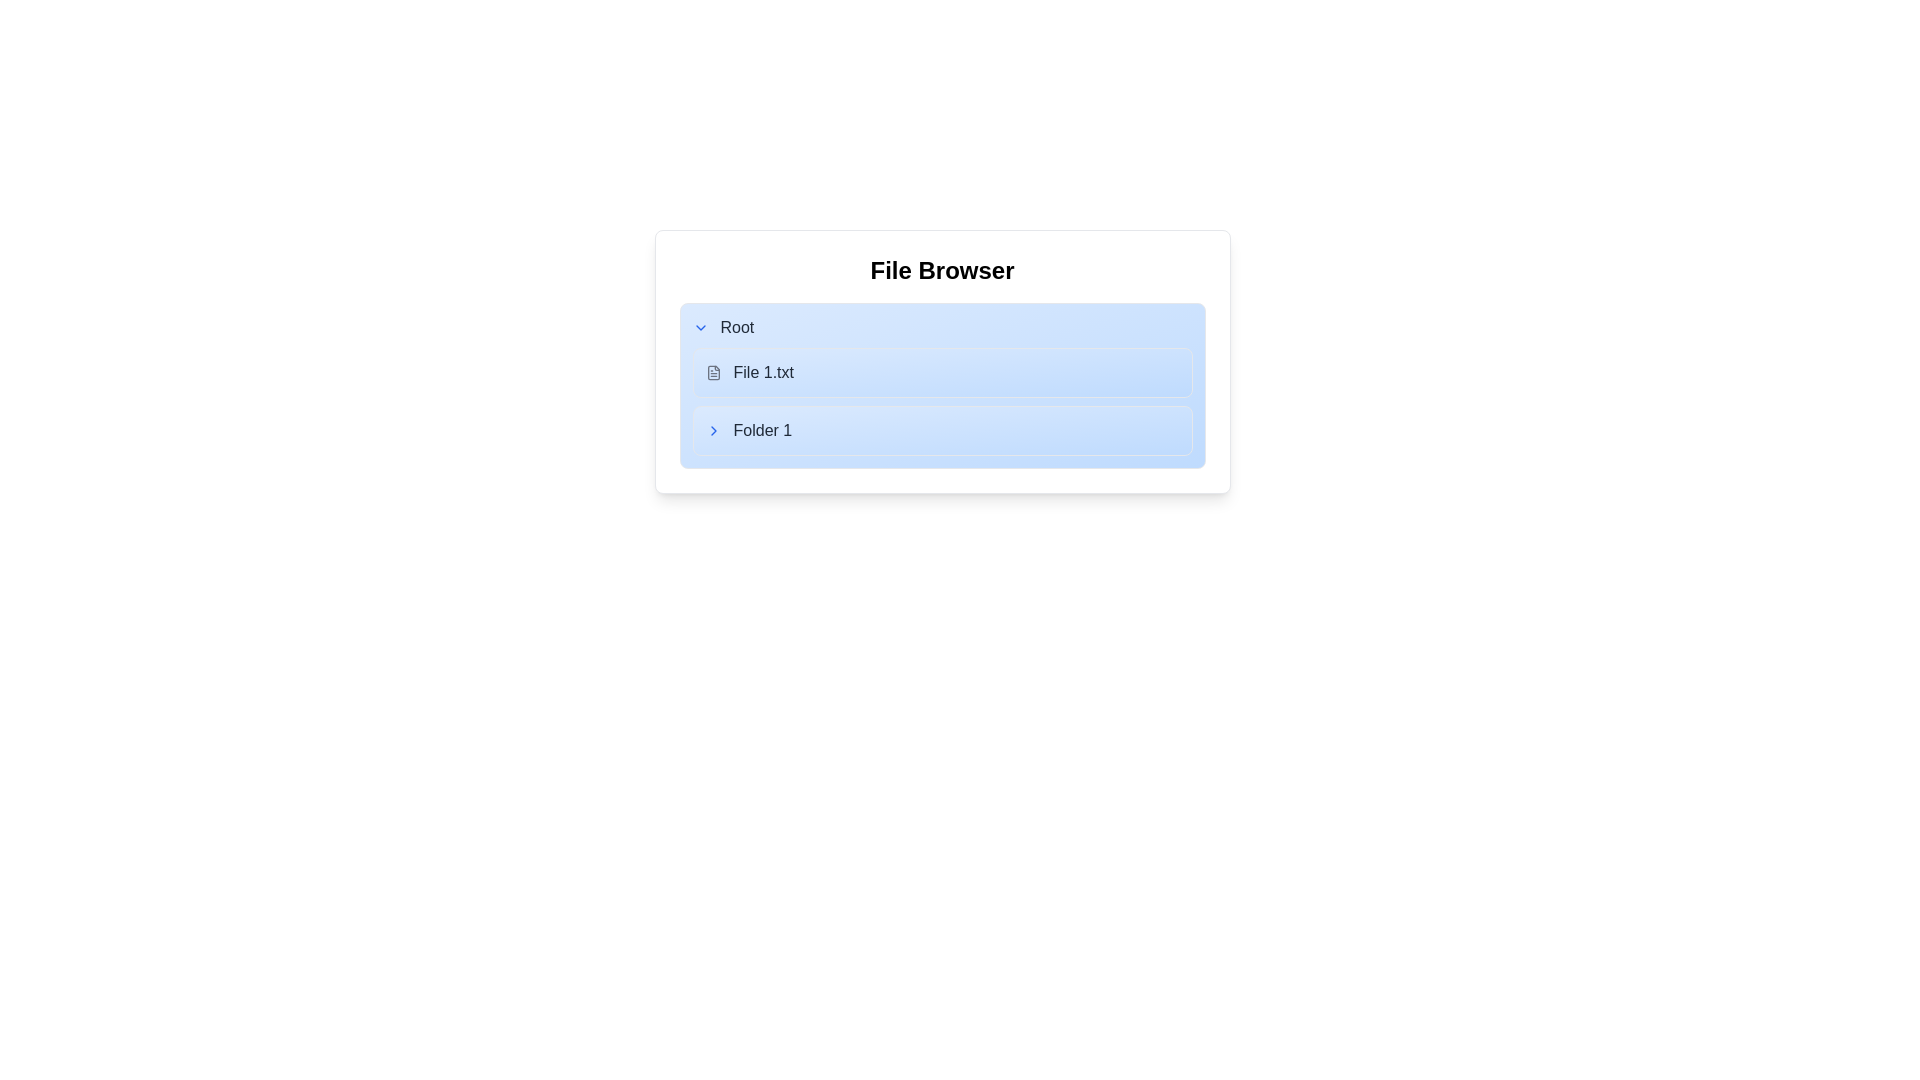 The width and height of the screenshot is (1920, 1080). Describe the element at coordinates (747, 430) in the screenshot. I see `the 'Folder 1' text label in the file browser interface` at that location.